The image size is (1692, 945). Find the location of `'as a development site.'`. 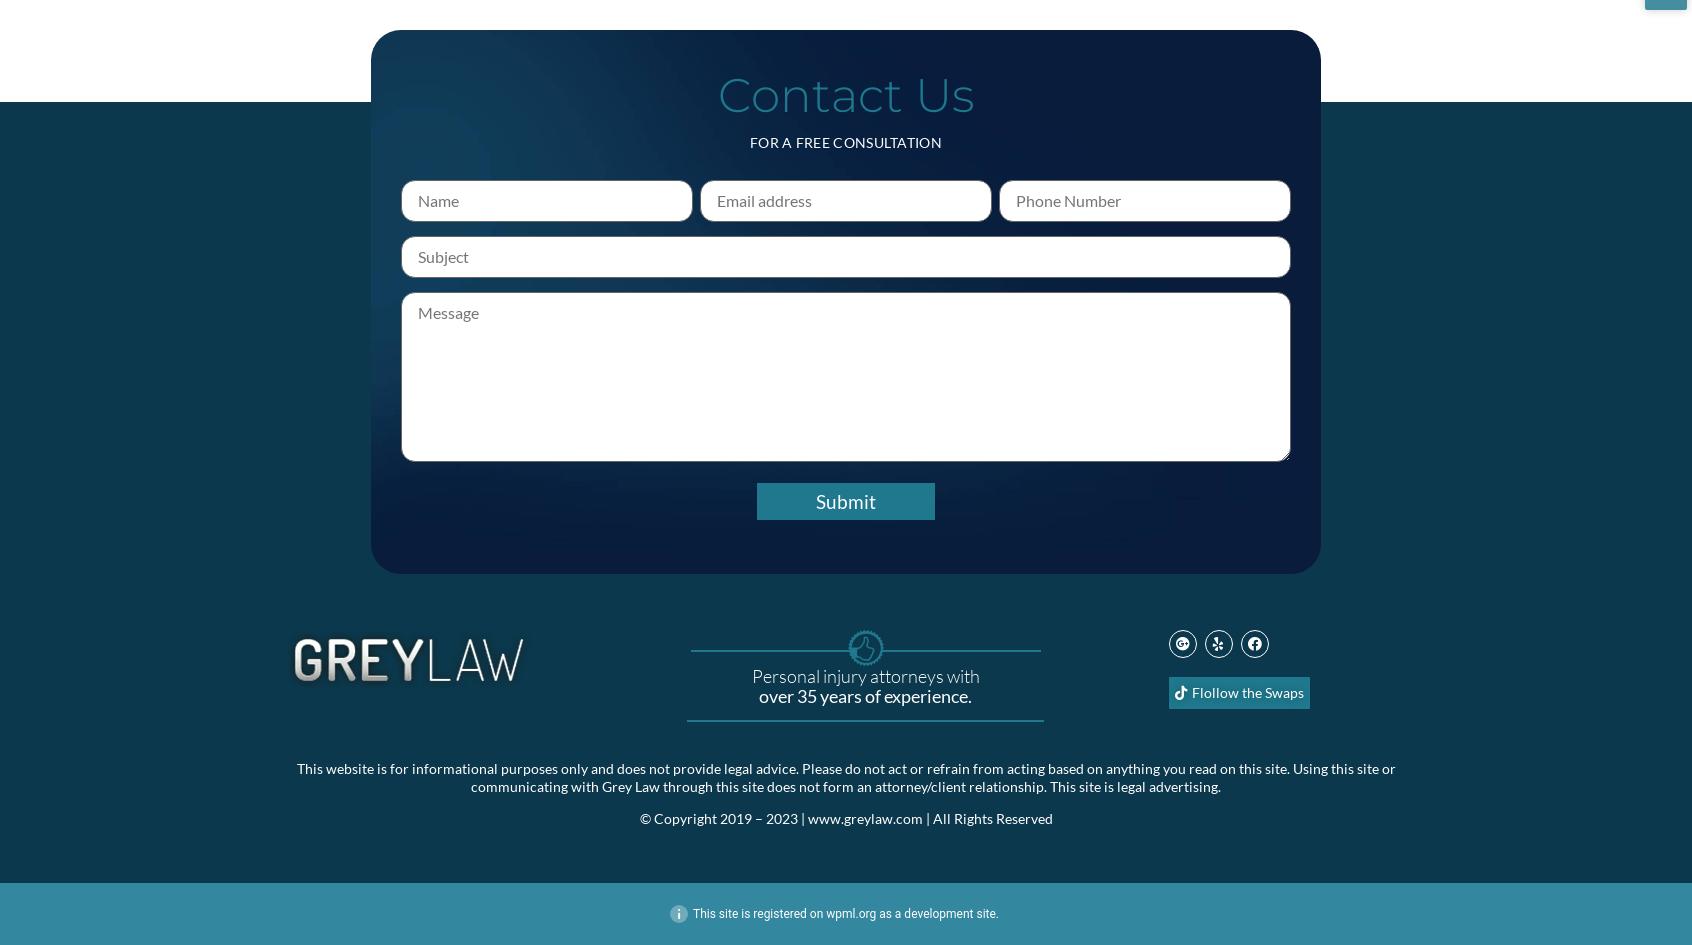

'as a development site.' is located at coordinates (937, 911).